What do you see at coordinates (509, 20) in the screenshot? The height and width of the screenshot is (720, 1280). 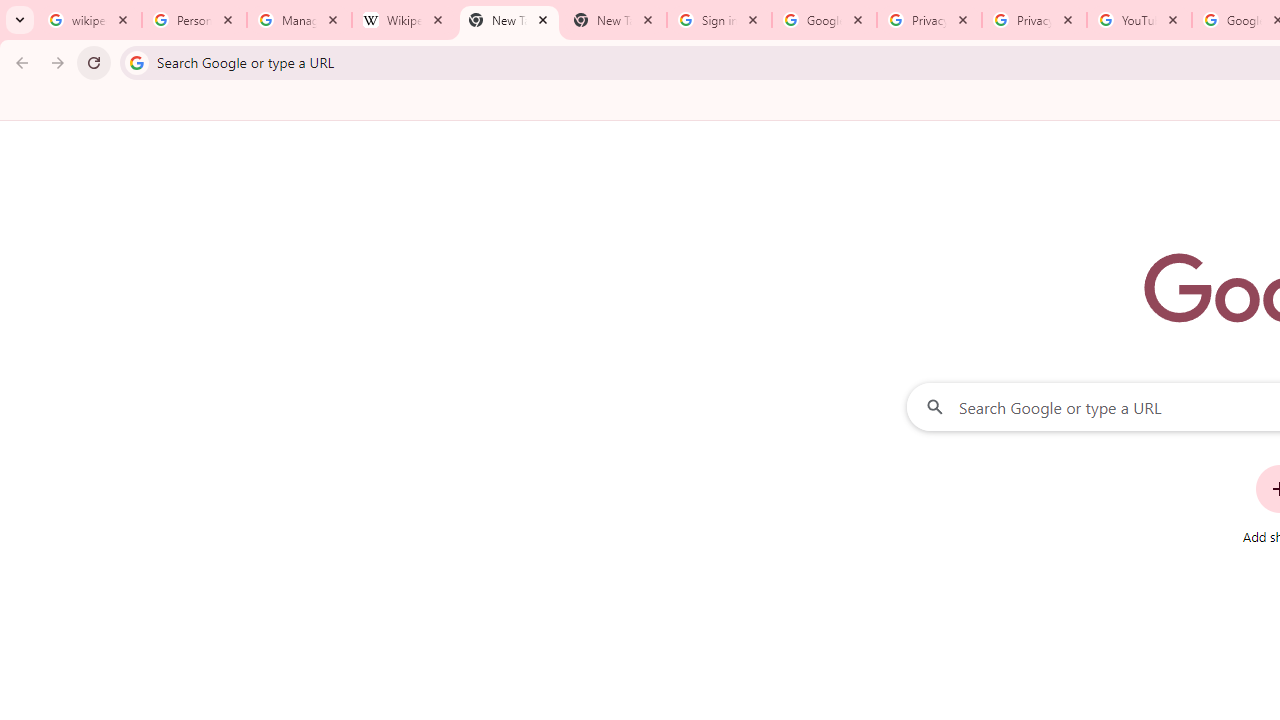 I see `'New Tab'` at bounding box center [509, 20].